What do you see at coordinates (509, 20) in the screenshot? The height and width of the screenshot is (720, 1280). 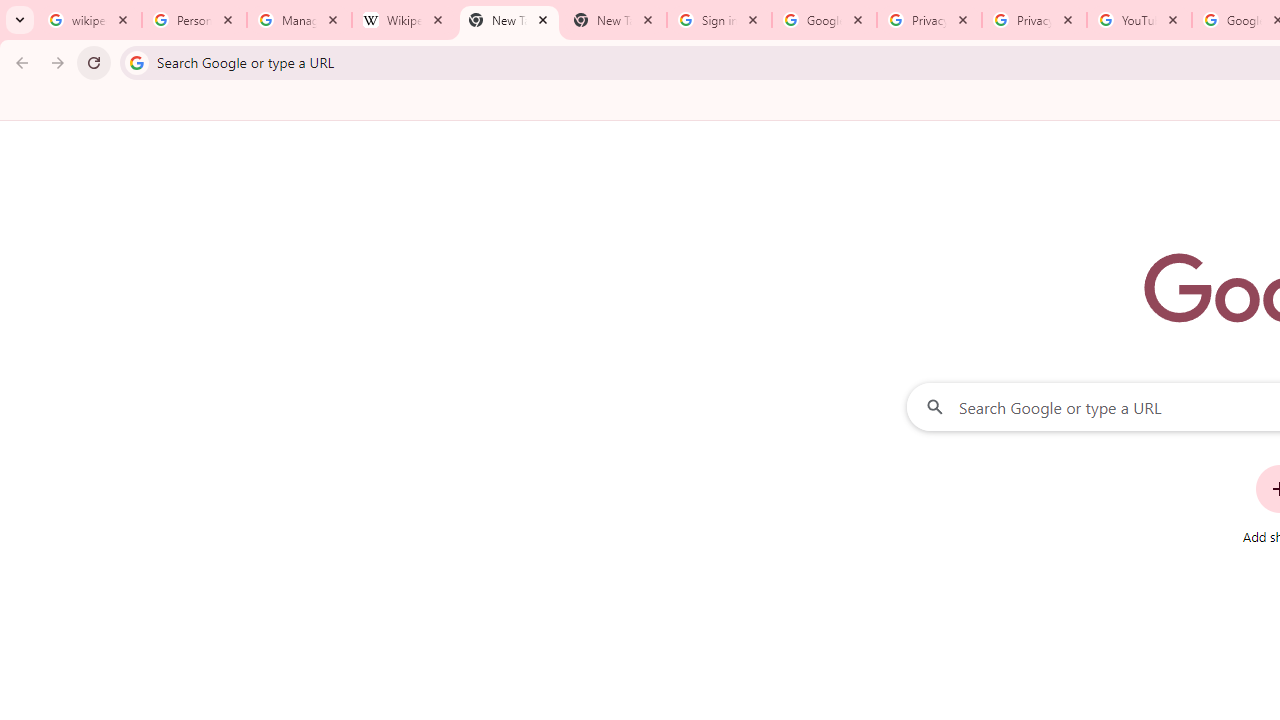 I see `'New Tab'` at bounding box center [509, 20].